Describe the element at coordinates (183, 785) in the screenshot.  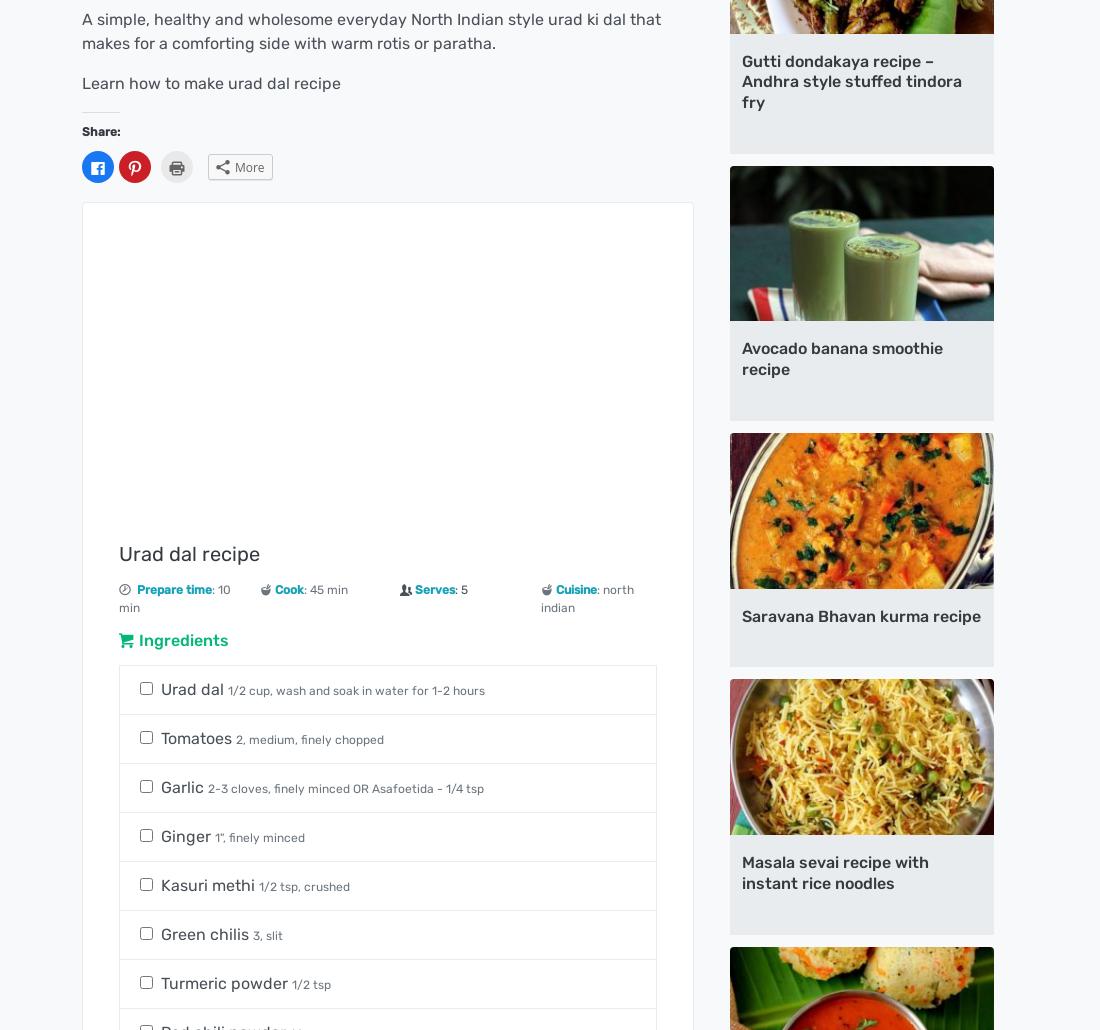
I see `'Garlic'` at that location.